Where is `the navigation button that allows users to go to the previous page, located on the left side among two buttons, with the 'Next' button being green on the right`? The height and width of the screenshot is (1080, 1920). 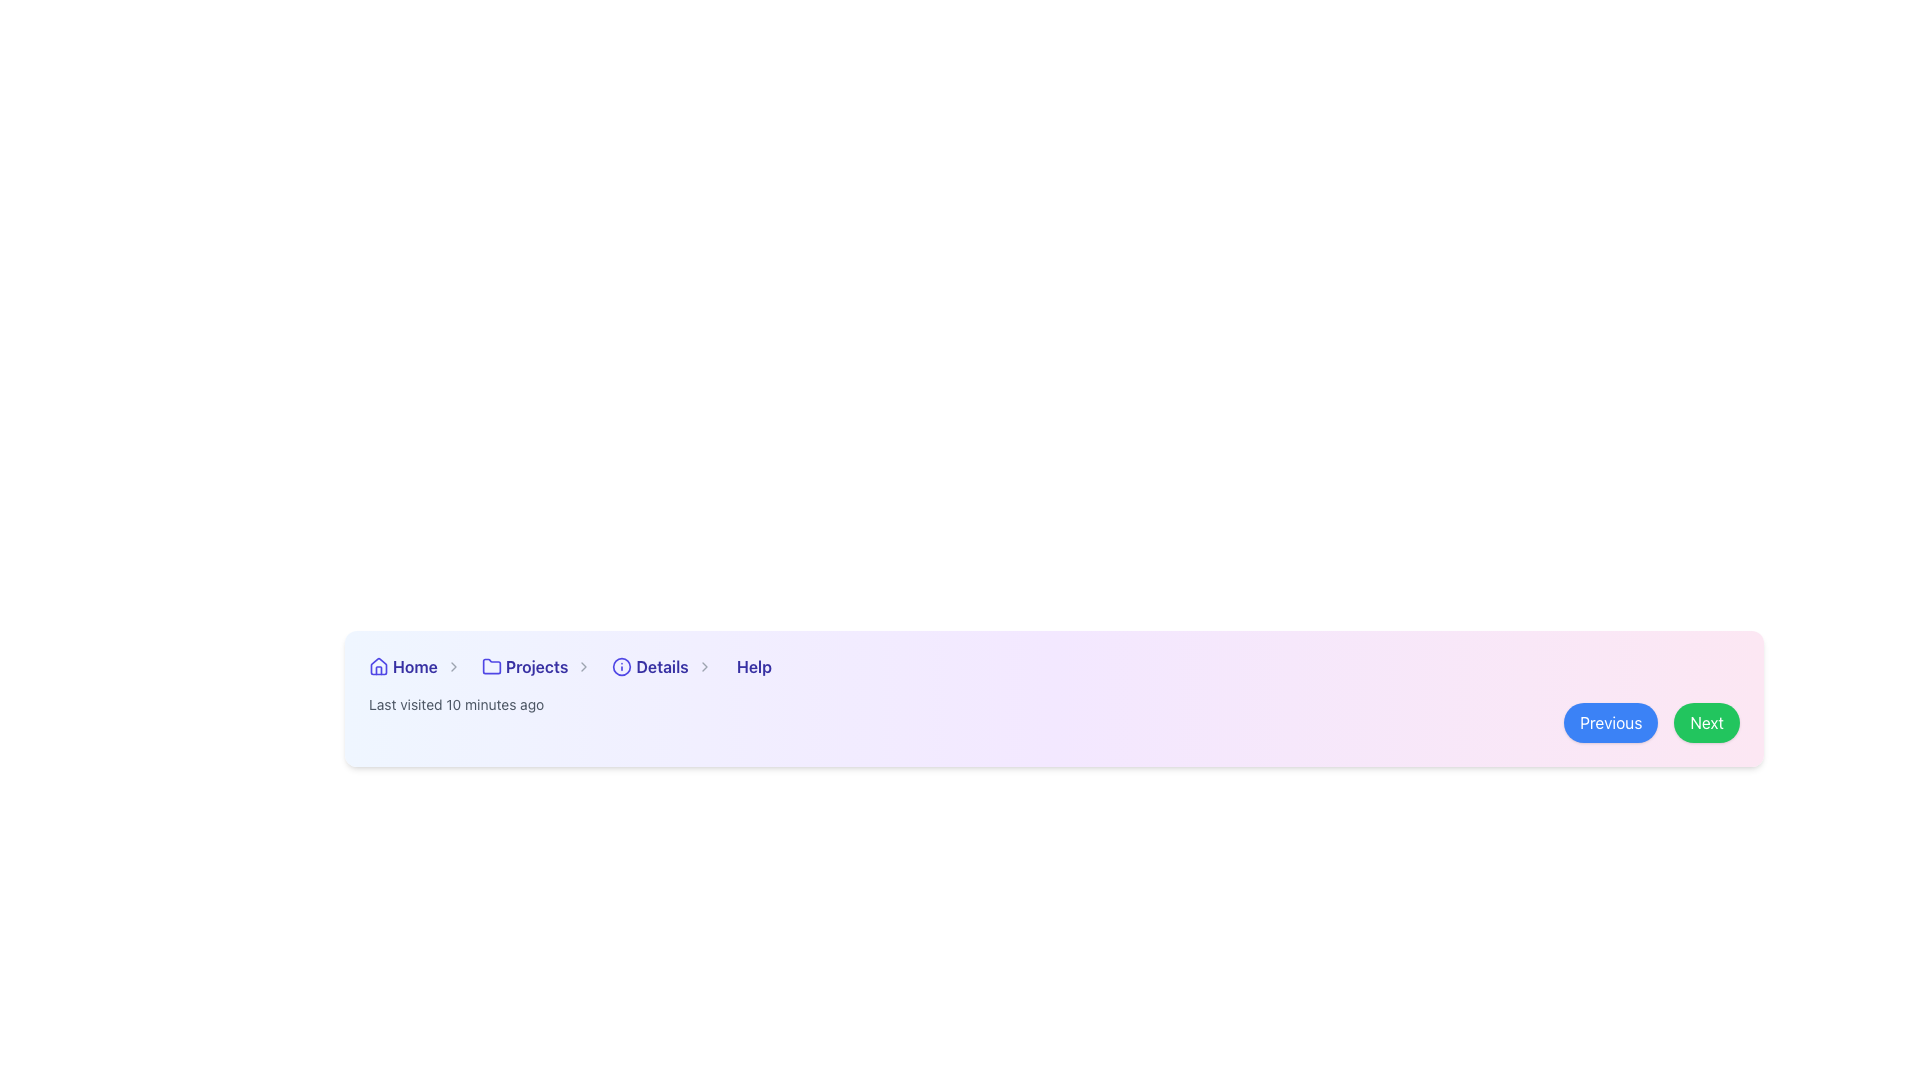 the navigation button that allows users to go to the previous page, located on the left side among two buttons, with the 'Next' button being green on the right is located at coordinates (1611, 722).